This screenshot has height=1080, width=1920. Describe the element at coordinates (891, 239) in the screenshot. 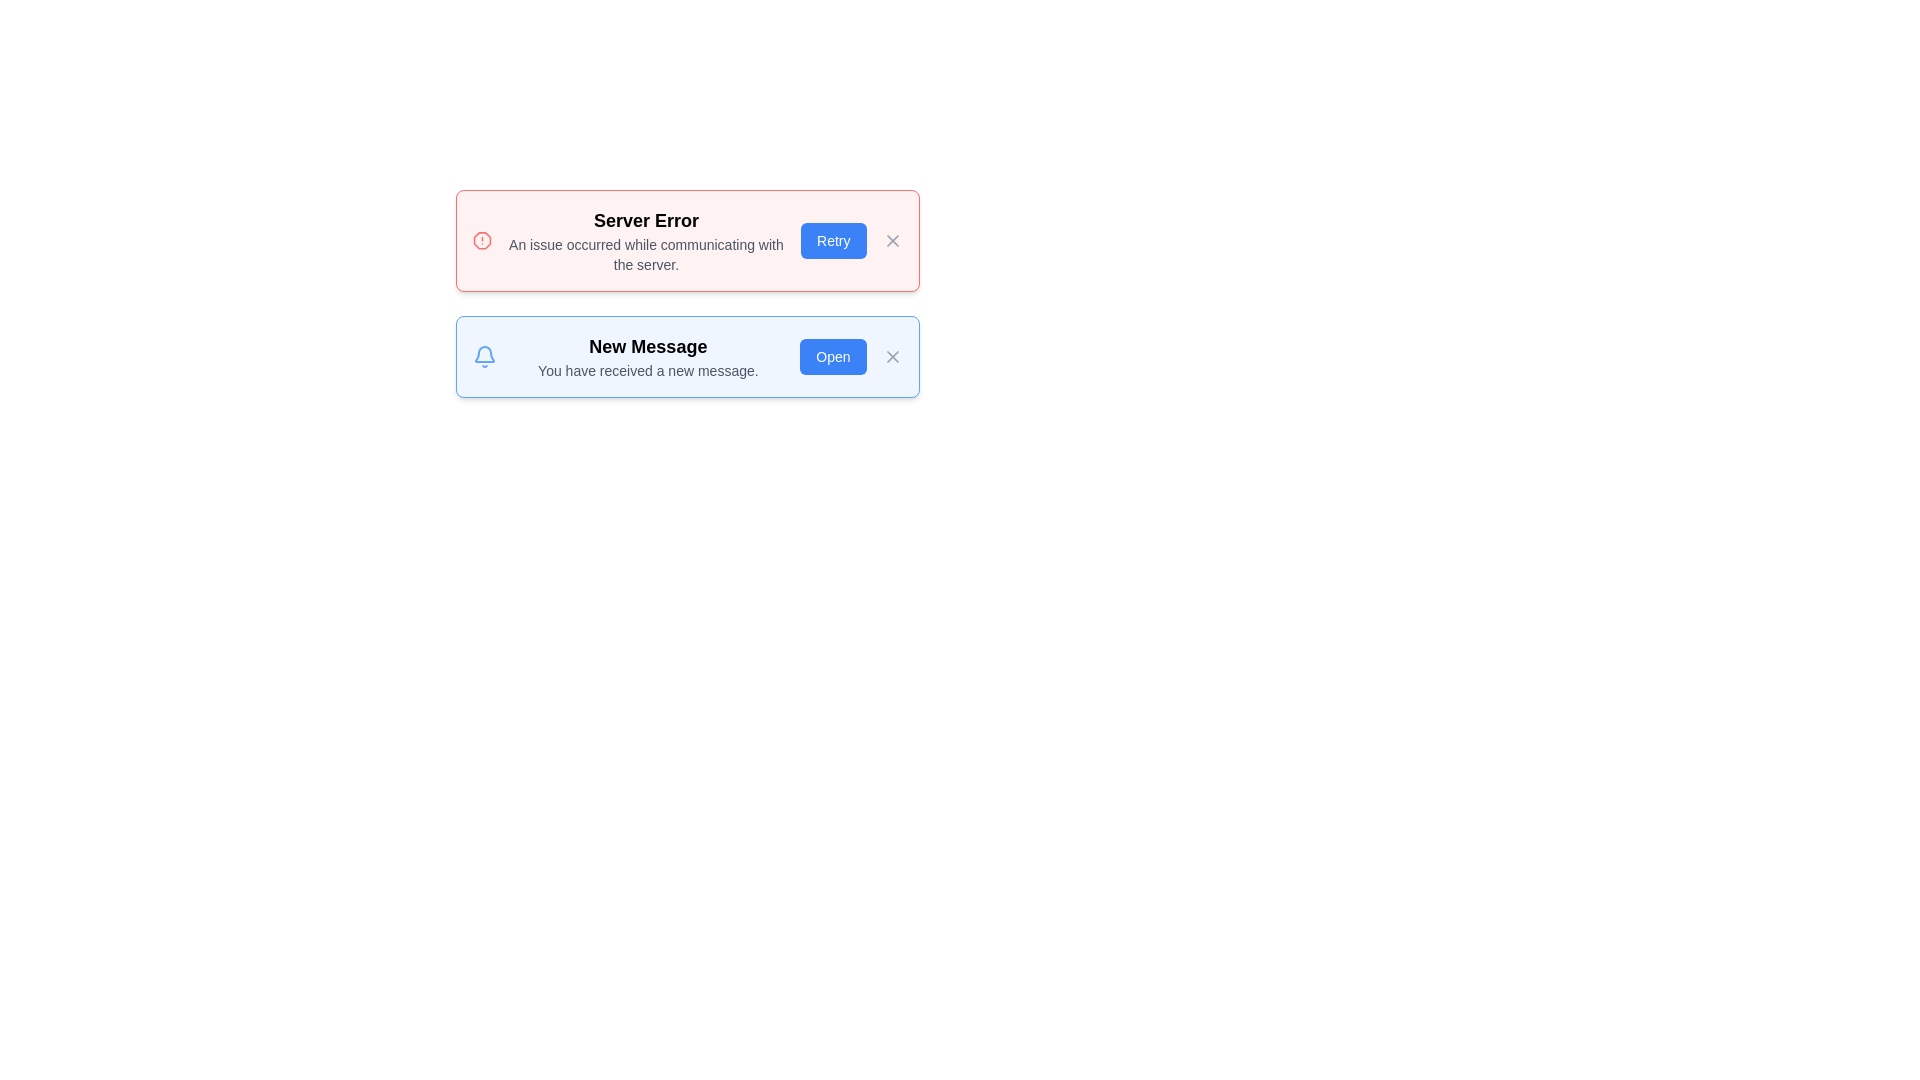

I see `the close button located at the top-right corner of the 'Server Error' alert box` at that location.